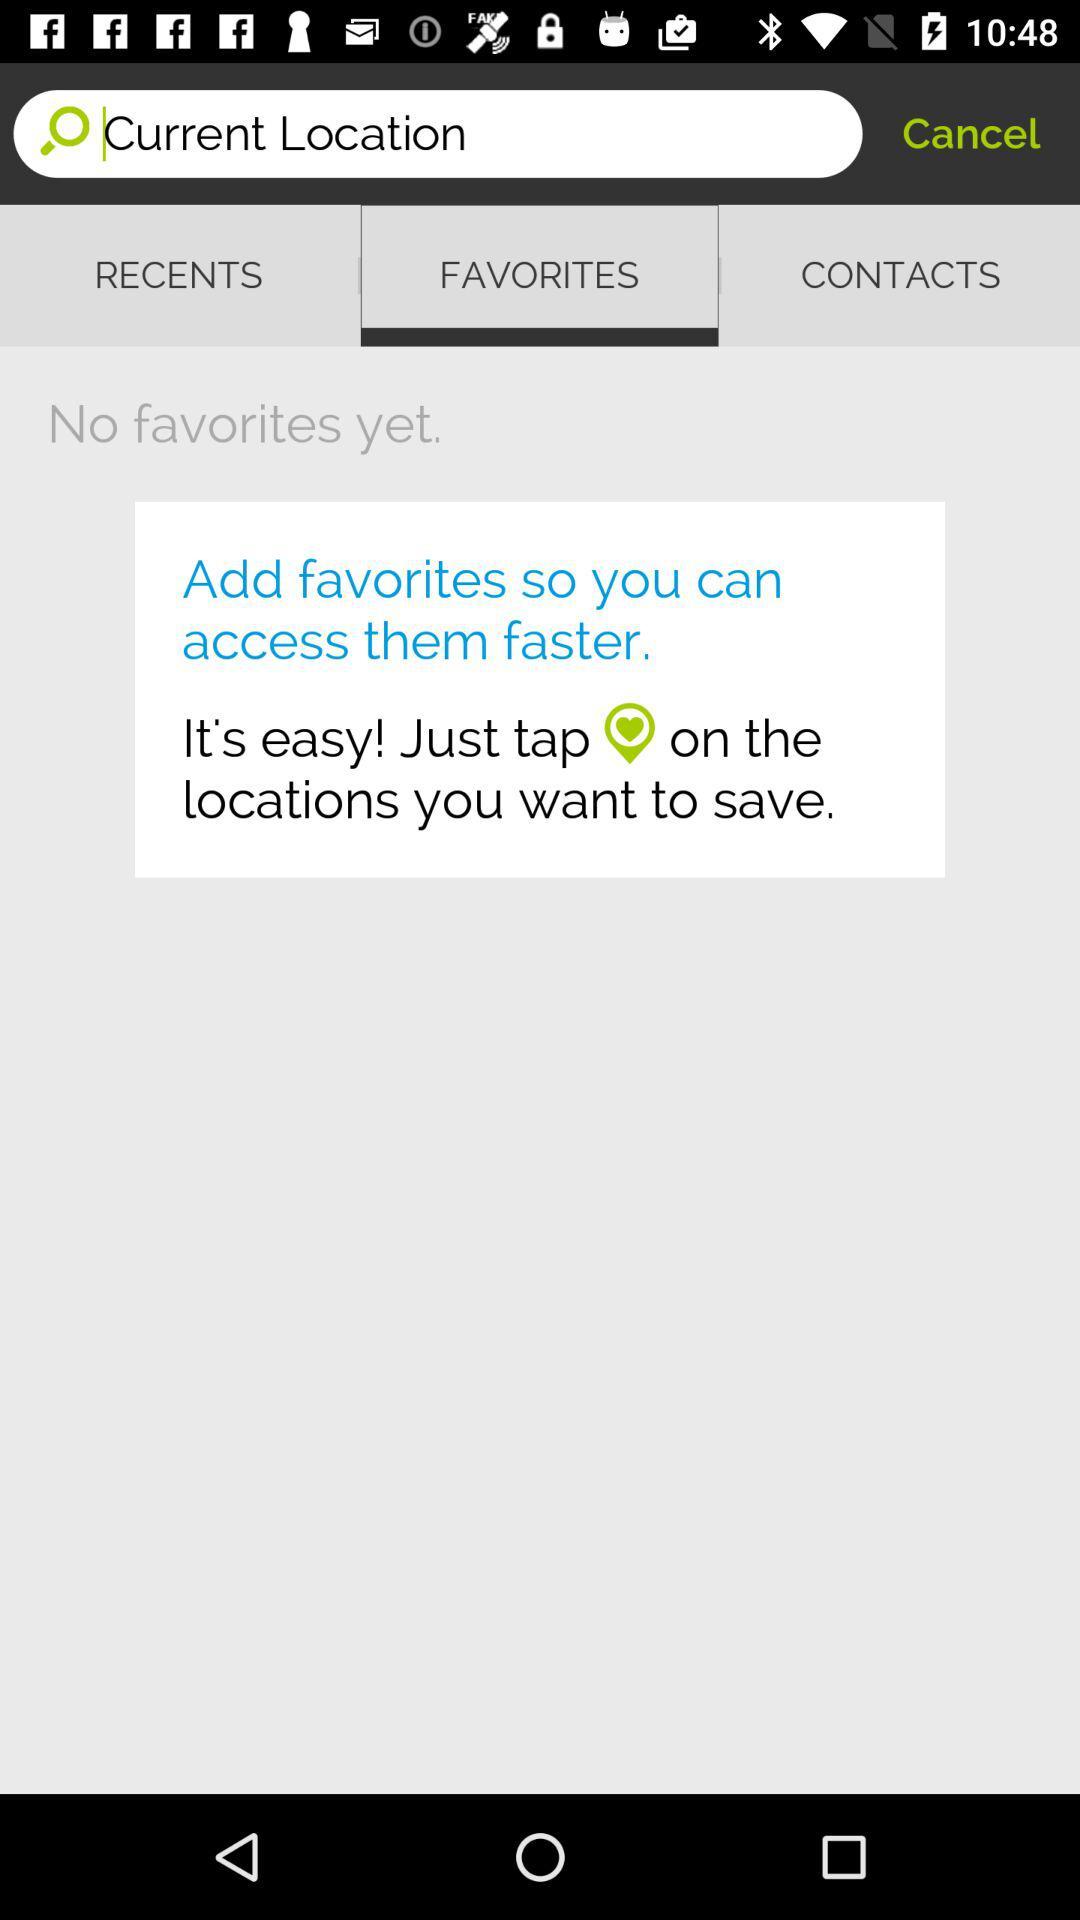 The width and height of the screenshot is (1080, 1920). I want to click on the icon next to cancel icon, so click(482, 132).